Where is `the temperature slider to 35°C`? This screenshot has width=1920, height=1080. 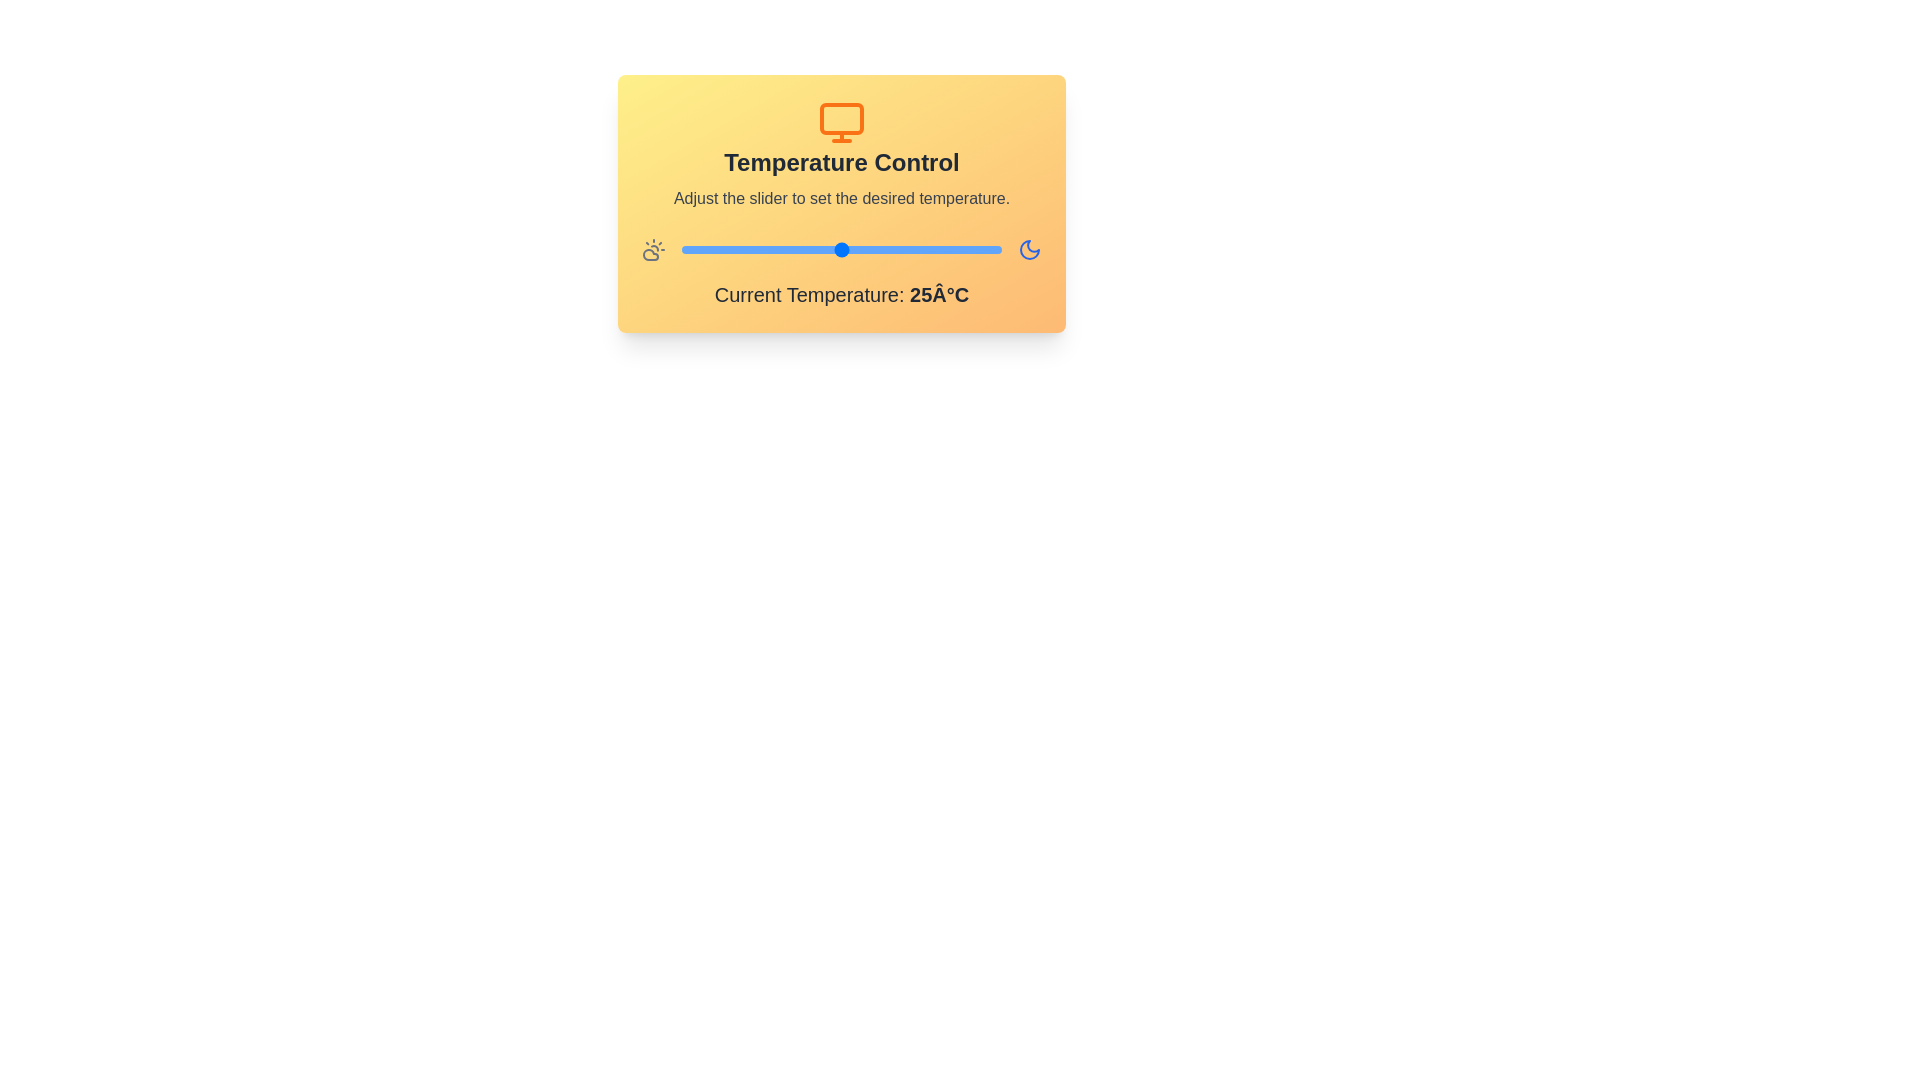 the temperature slider to 35°C is located at coordinates (947, 249).